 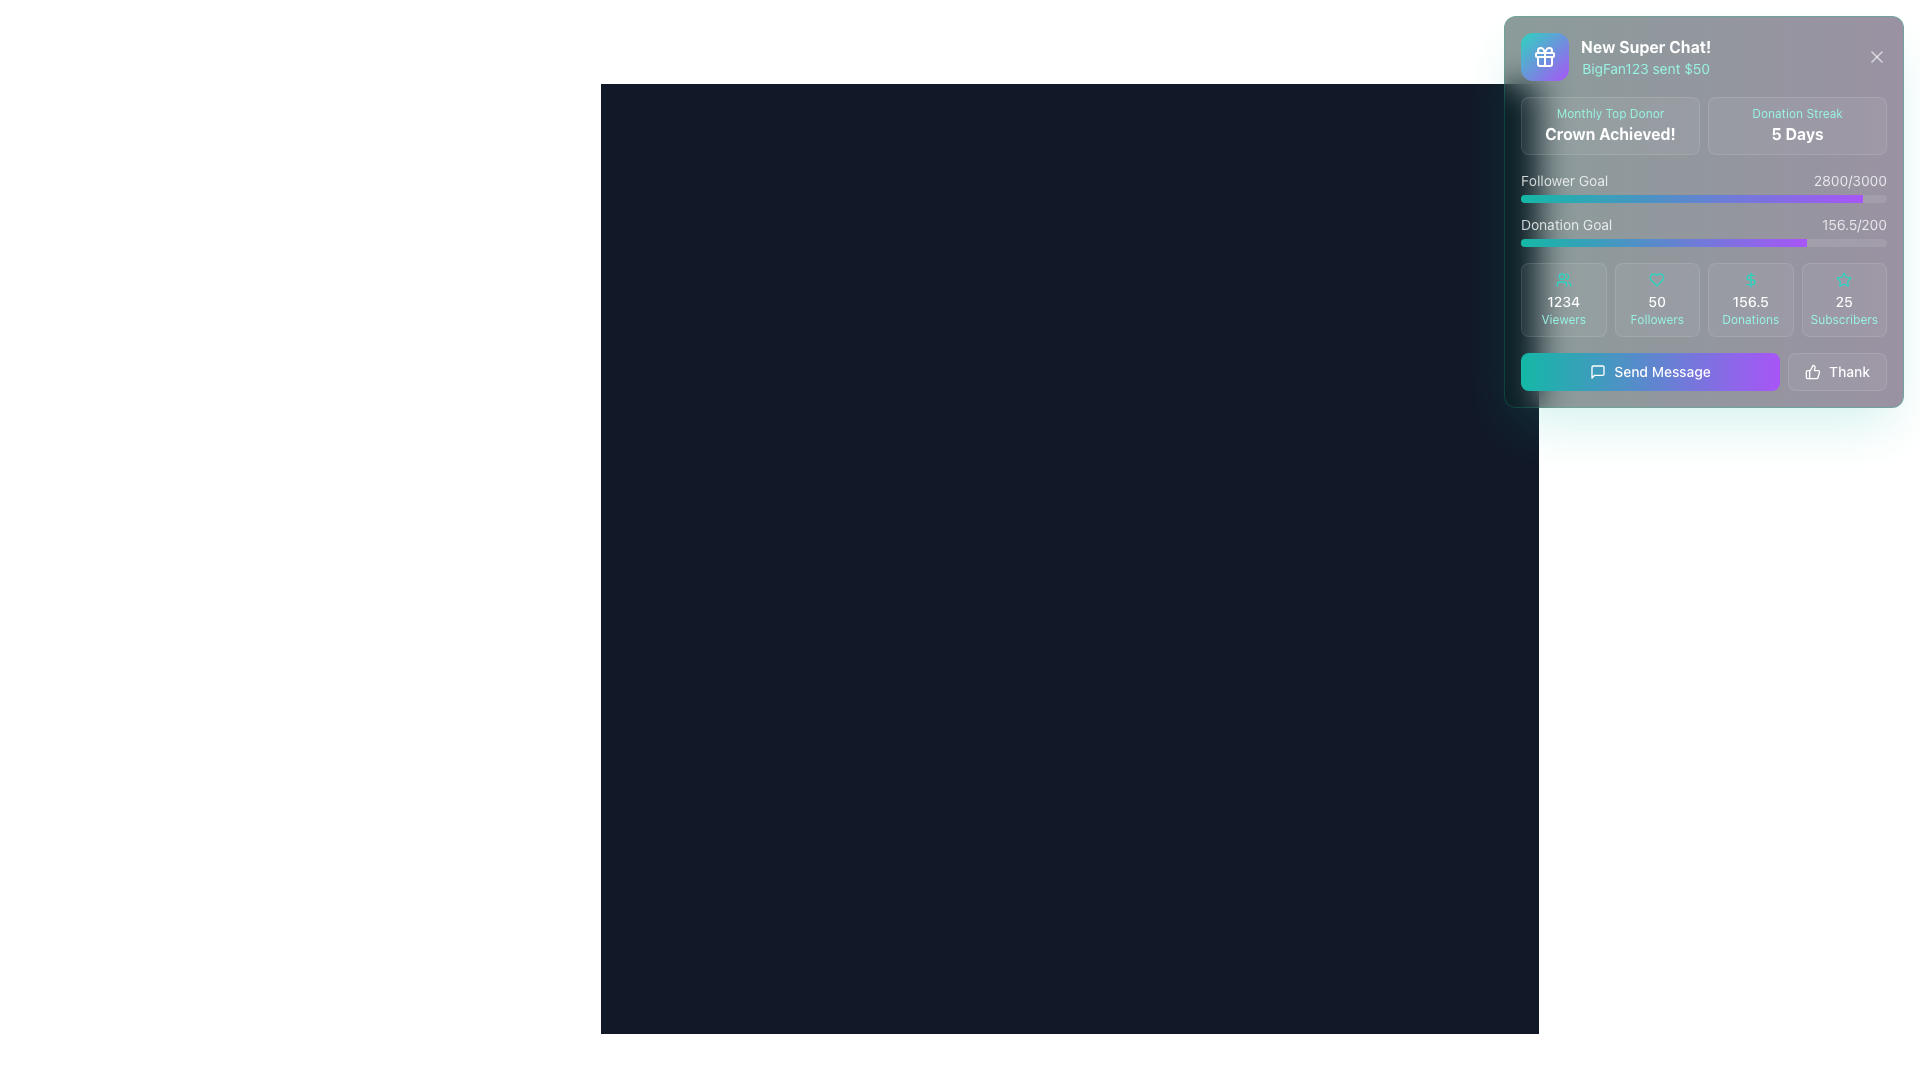 What do you see at coordinates (1837, 371) in the screenshot?
I see `the second button from the right, which is positioned adjacent to the 'Send Message' button at the bottom-right corner of the card, to express appreciation` at bounding box center [1837, 371].